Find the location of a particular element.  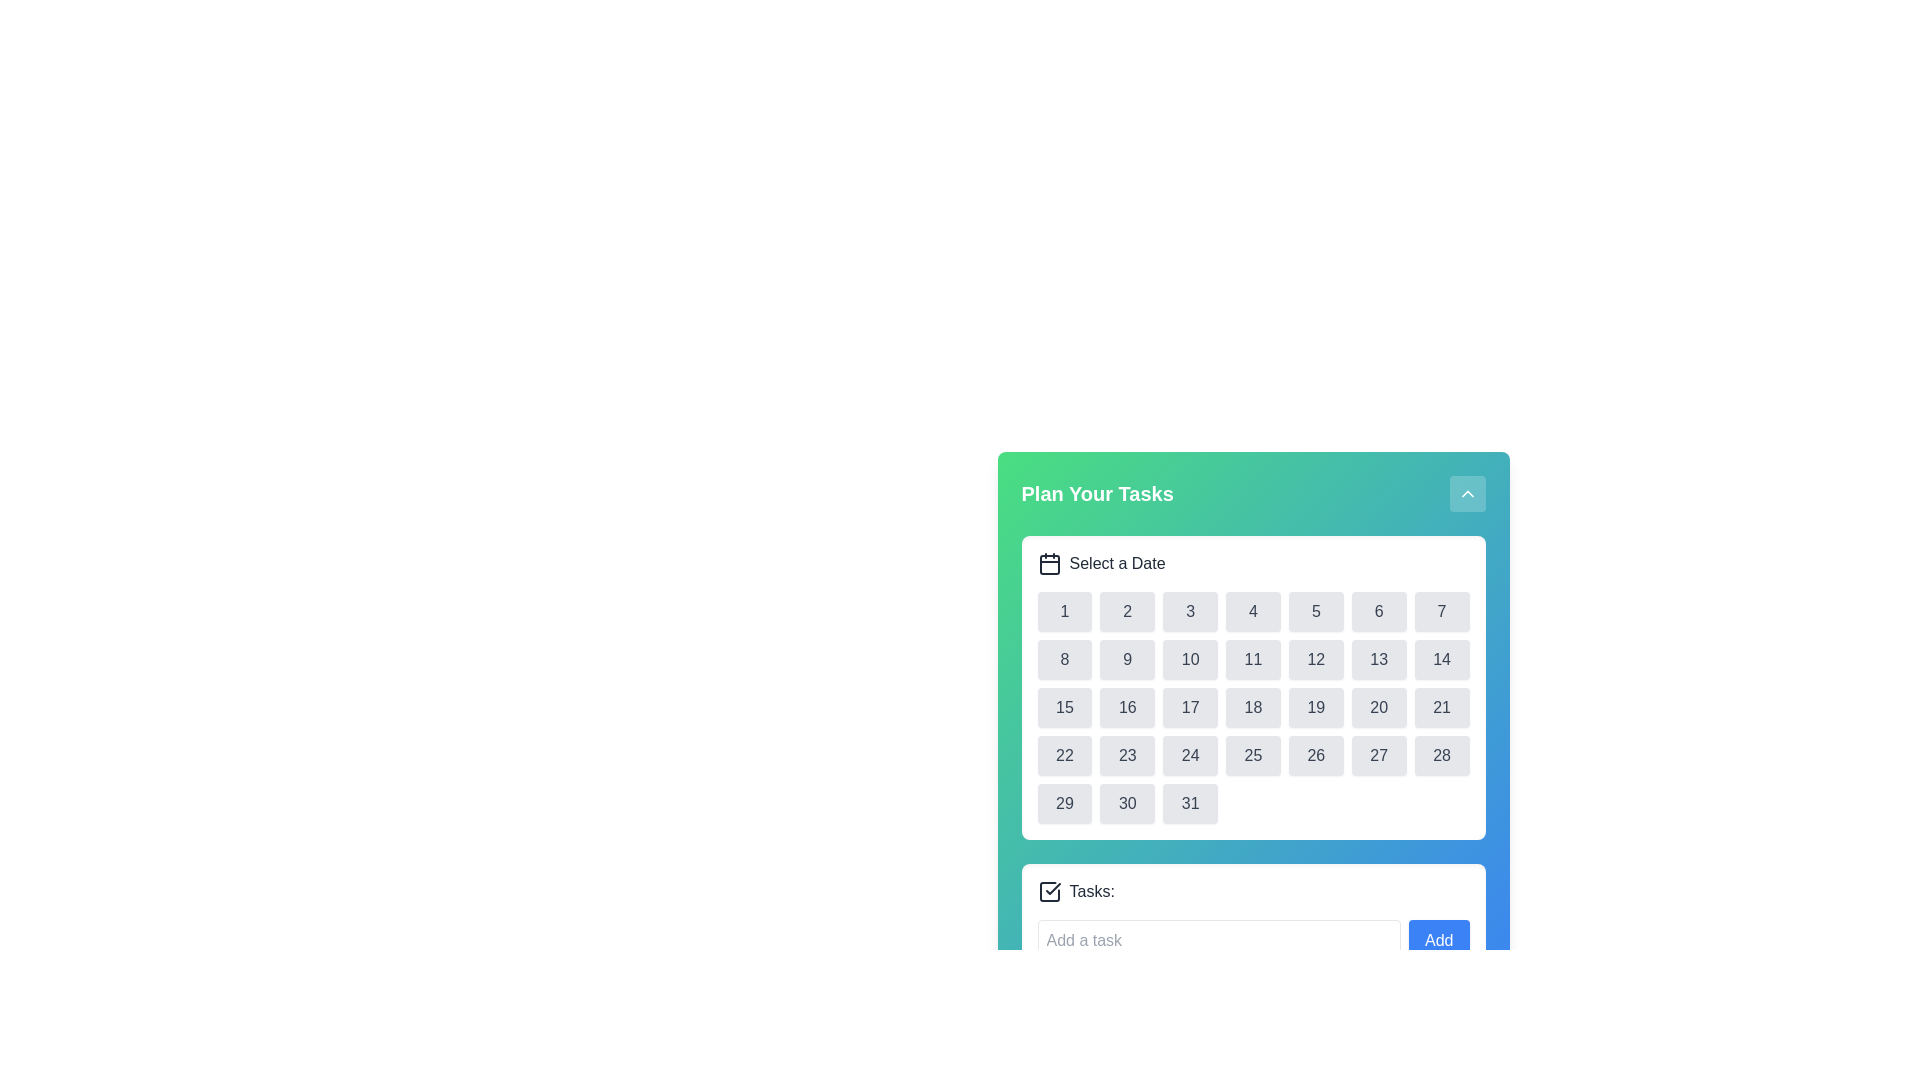

the rectangular button with rounded corners labeled '8' in a calendar-like interface is located at coordinates (1063, 659).